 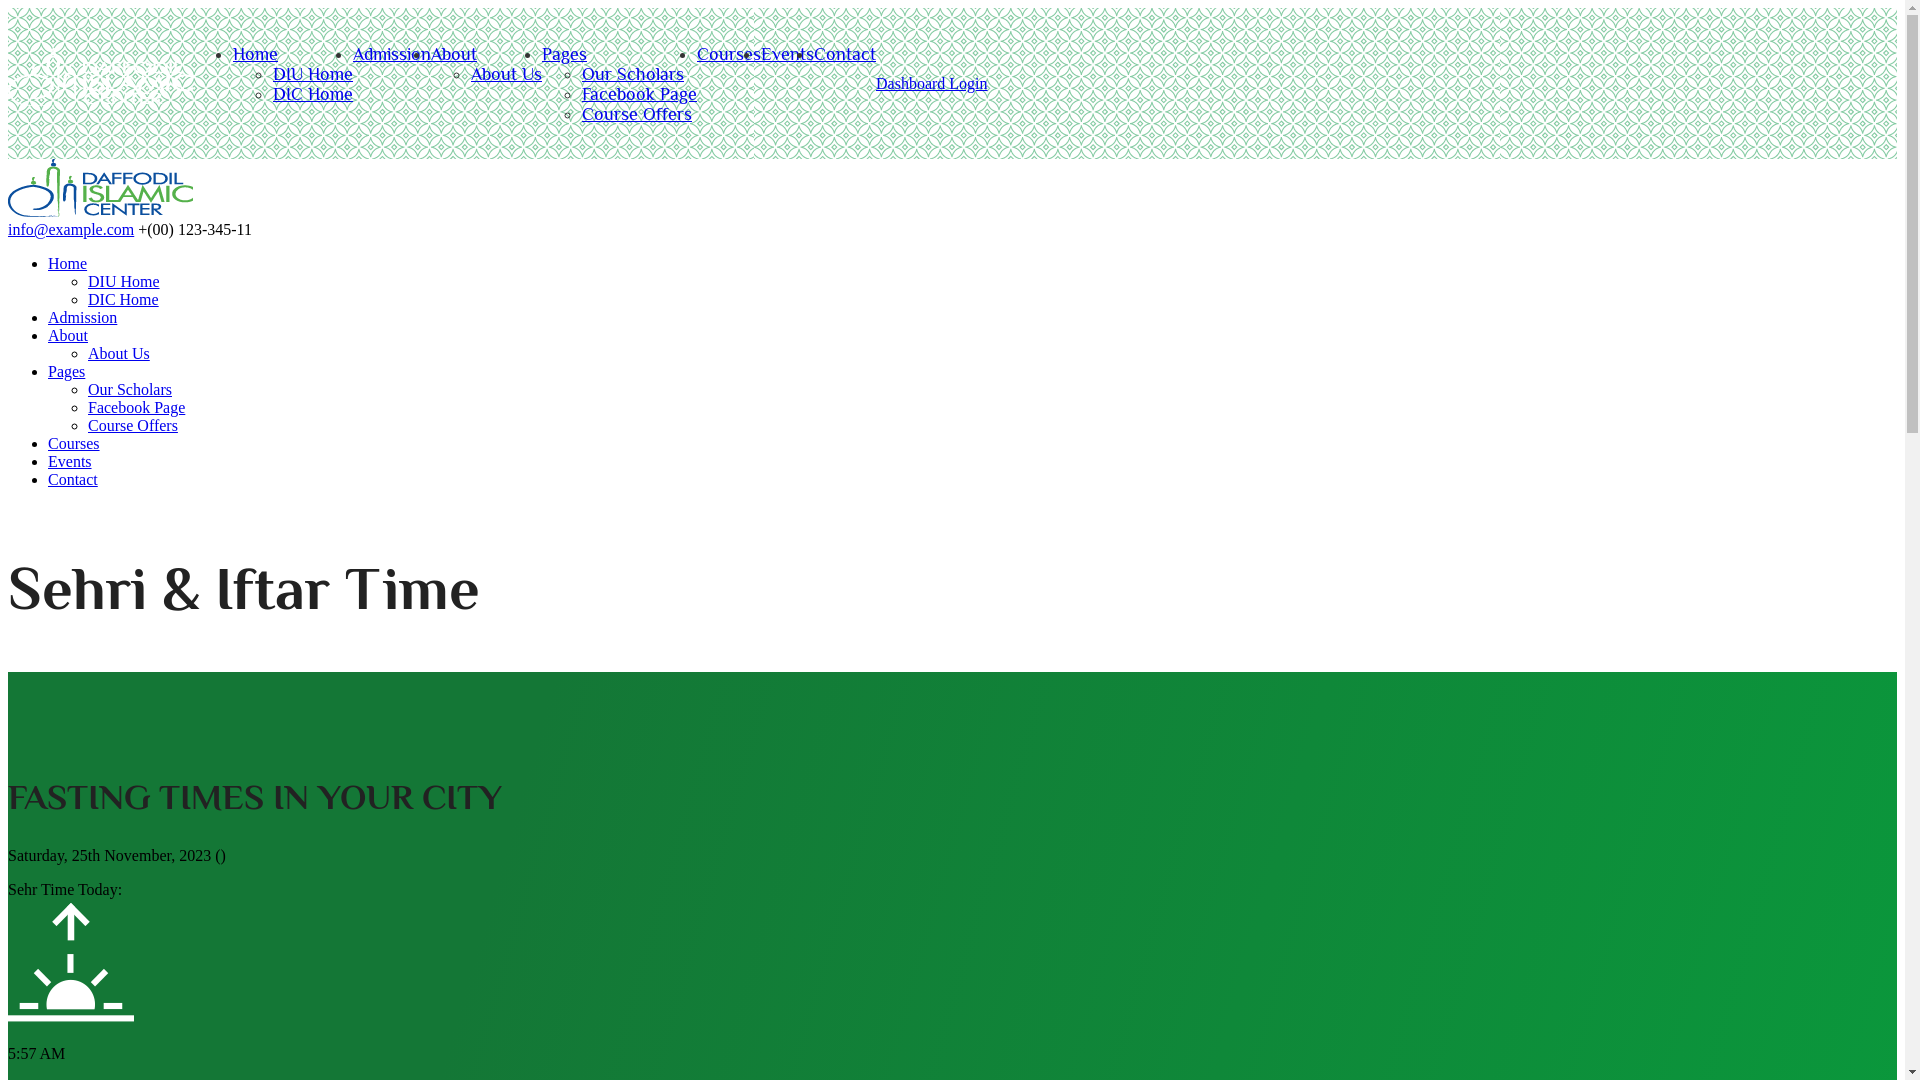 I want to click on 'DIC Home', so click(x=311, y=93).